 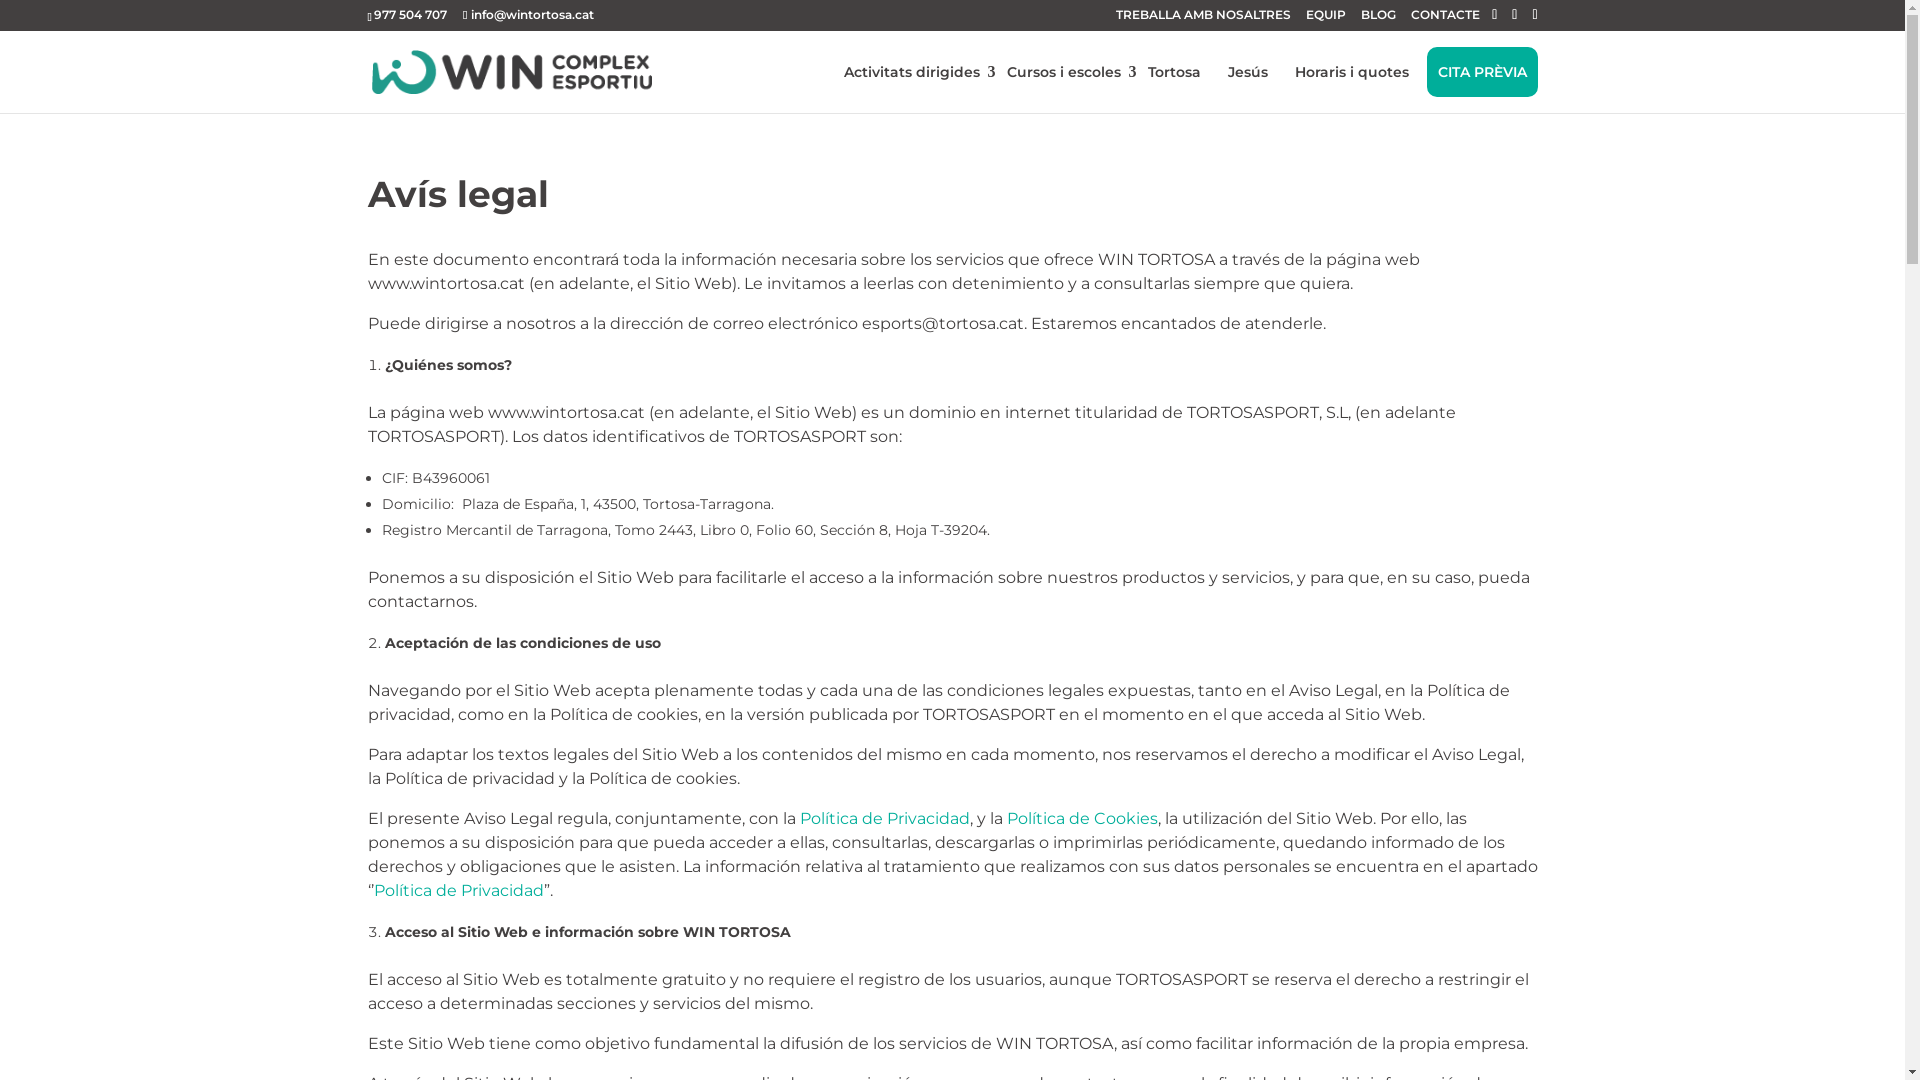 I want to click on 'Tortosa', so click(x=1173, y=71).